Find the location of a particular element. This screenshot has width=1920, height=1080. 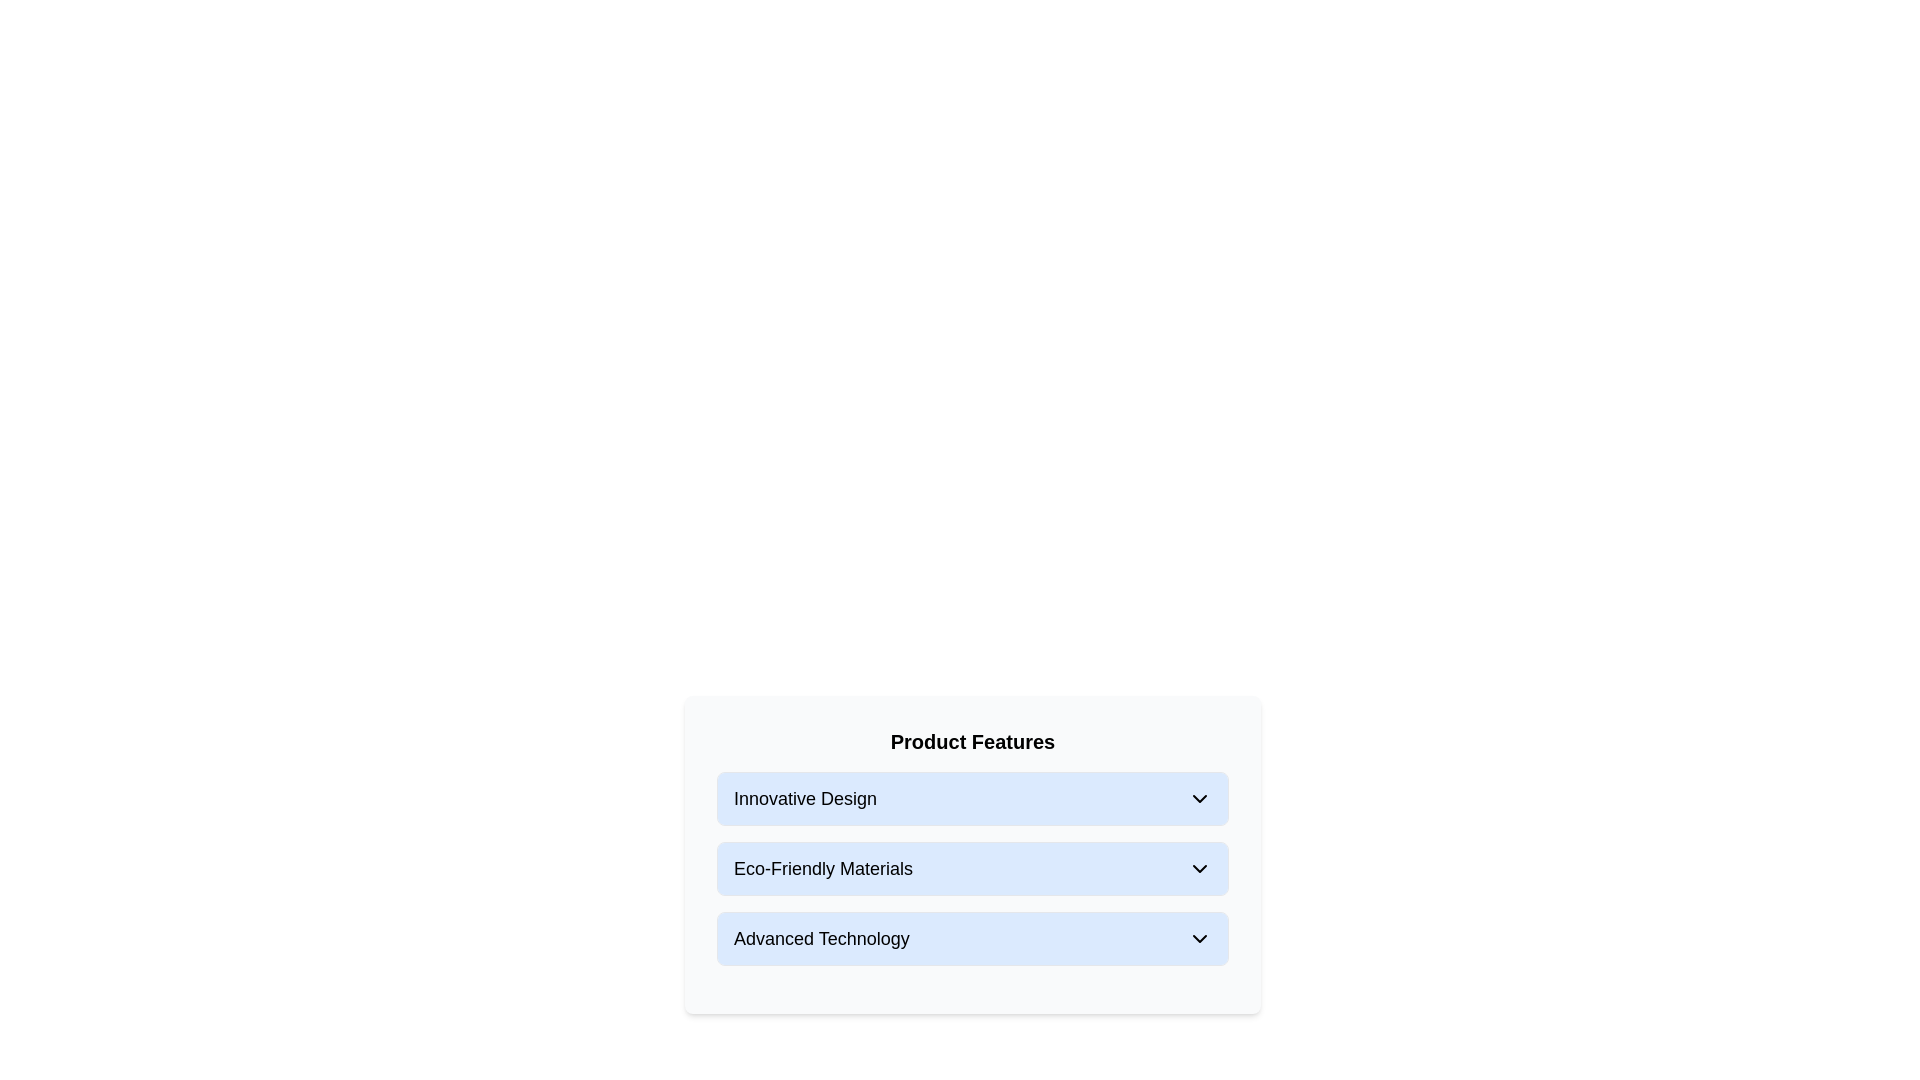

the Dropdown Menu Button located under 'Product Features' is located at coordinates (973, 938).